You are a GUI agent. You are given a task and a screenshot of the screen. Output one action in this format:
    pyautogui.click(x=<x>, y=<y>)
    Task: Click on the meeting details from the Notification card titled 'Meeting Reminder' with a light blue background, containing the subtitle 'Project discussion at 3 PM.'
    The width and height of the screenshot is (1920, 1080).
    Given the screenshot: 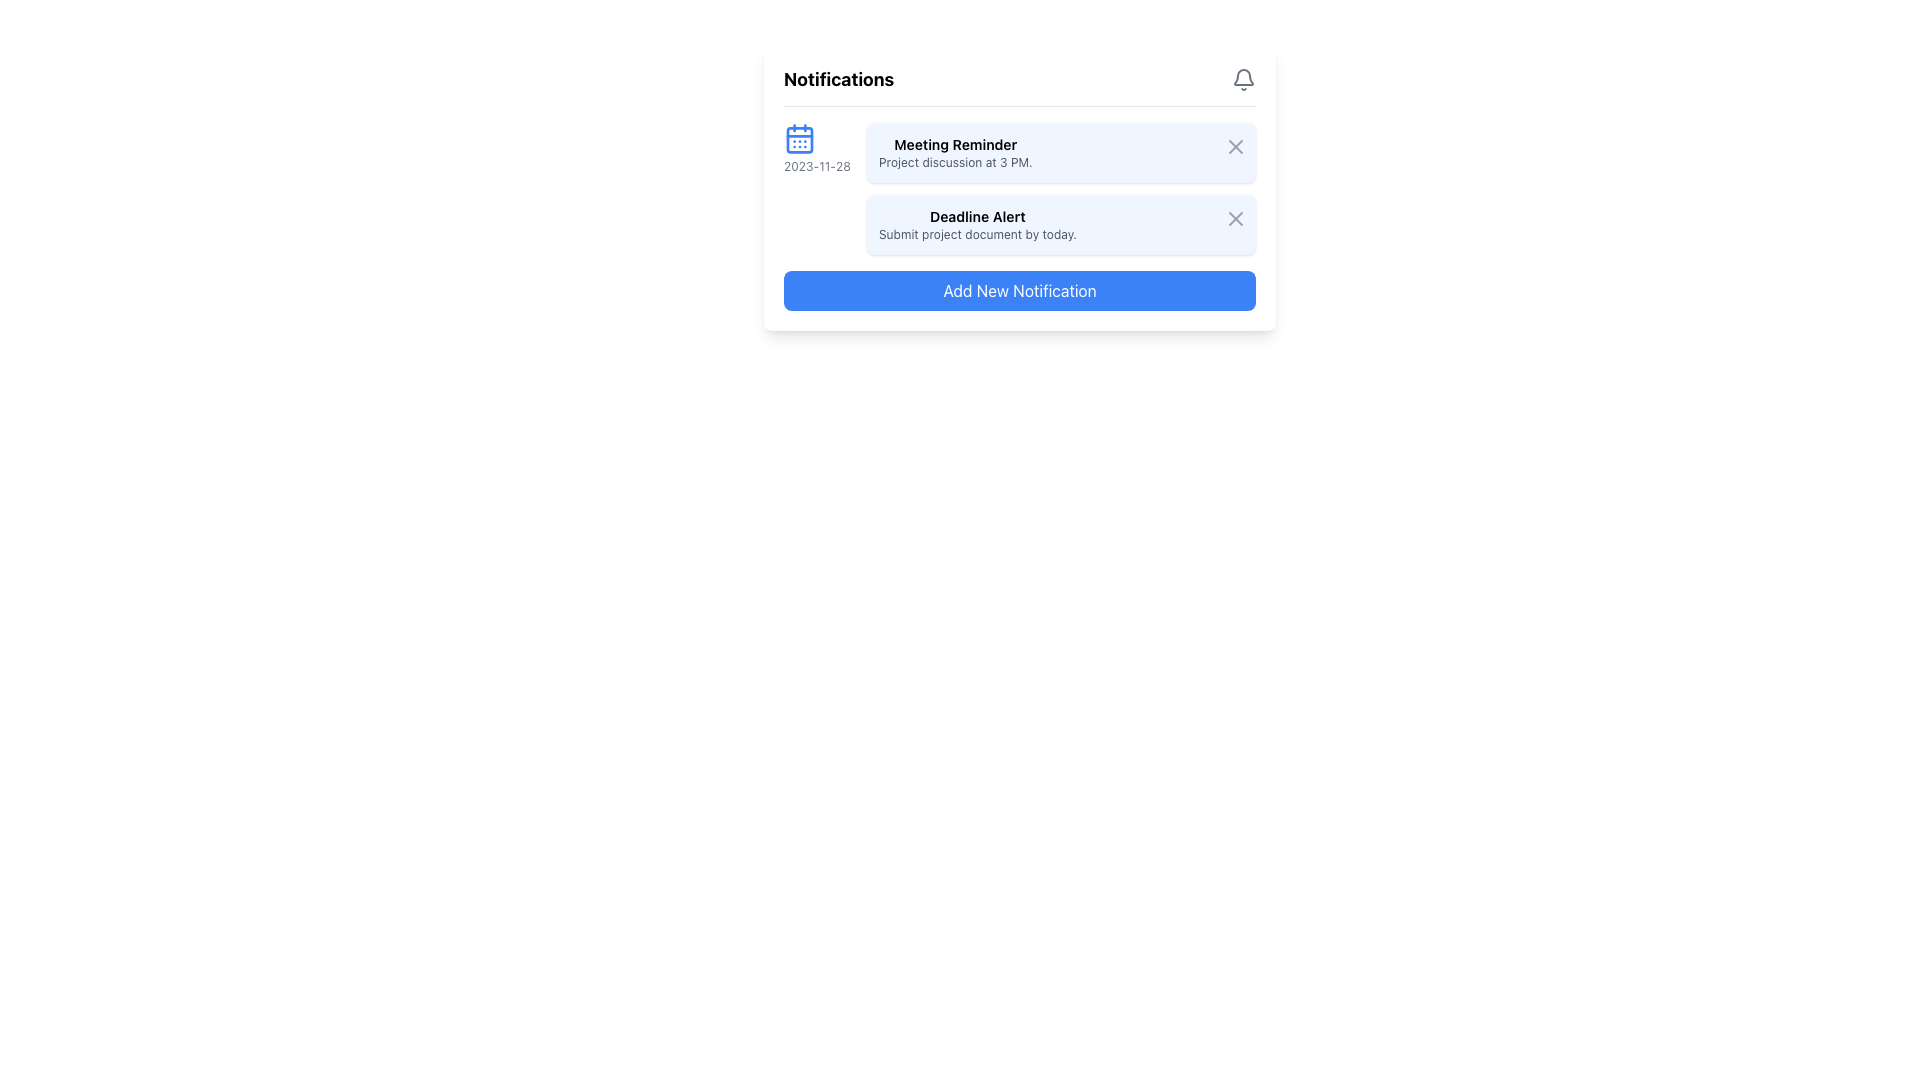 What is the action you would take?
    pyautogui.click(x=1060, y=152)
    